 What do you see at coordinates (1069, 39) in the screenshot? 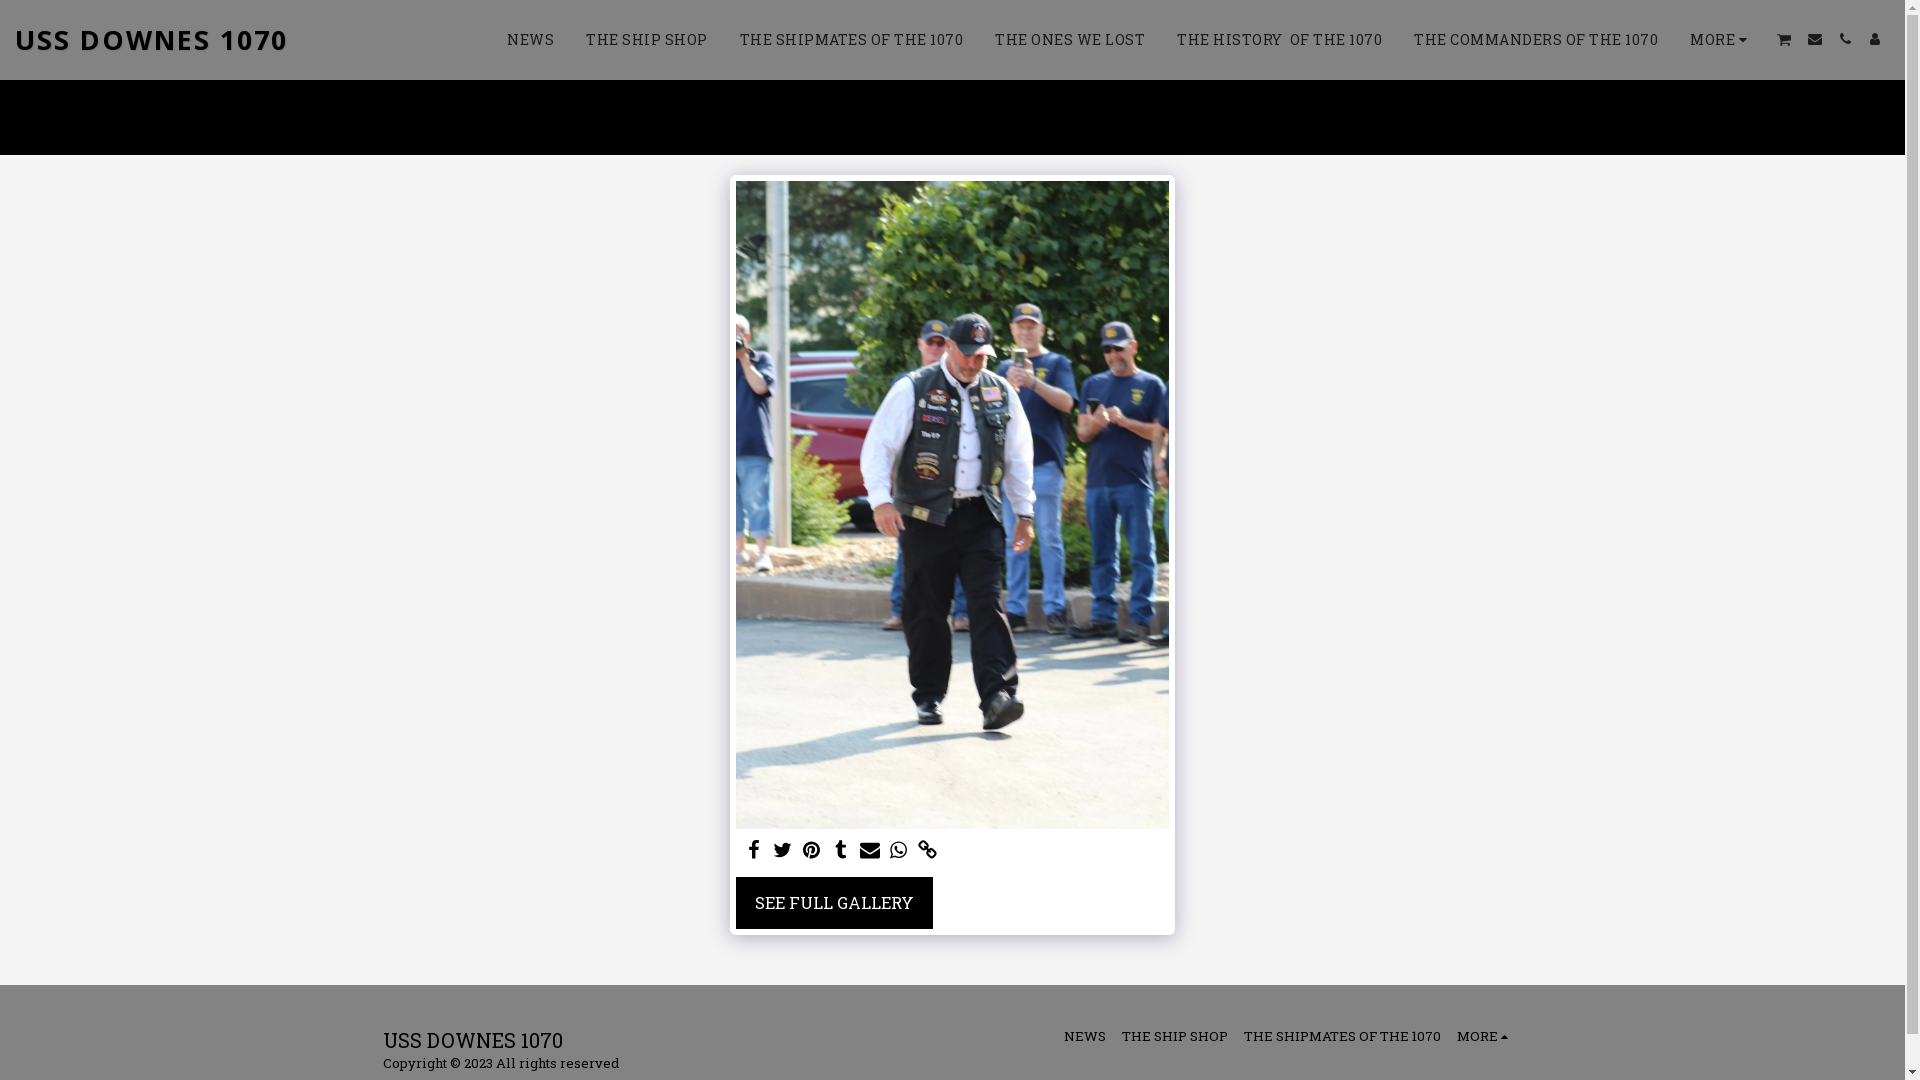
I see `'THE ONES WE LOST'` at bounding box center [1069, 39].